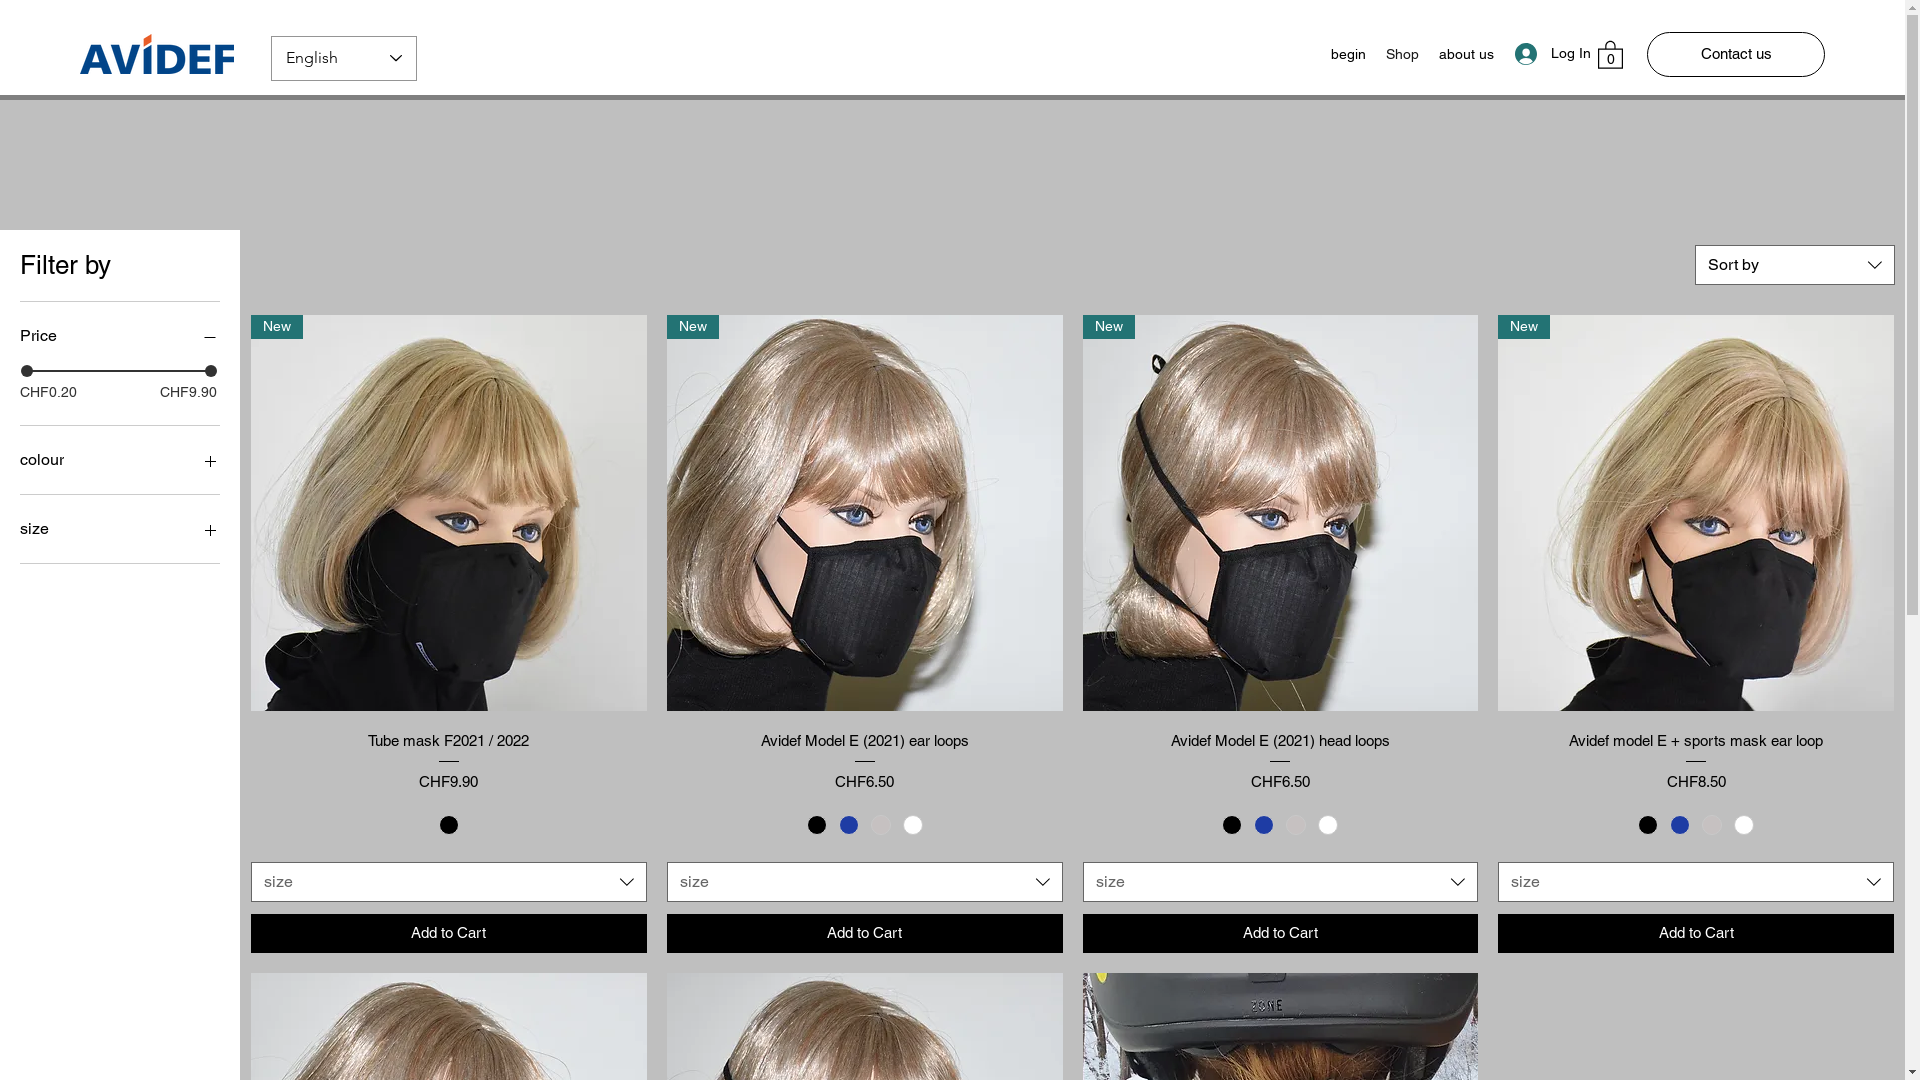 Image resolution: width=1920 pixels, height=1080 pixels. Describe the element at coordinates (1693, 264) in the screenshot. I see `'Sort by'` at that location.